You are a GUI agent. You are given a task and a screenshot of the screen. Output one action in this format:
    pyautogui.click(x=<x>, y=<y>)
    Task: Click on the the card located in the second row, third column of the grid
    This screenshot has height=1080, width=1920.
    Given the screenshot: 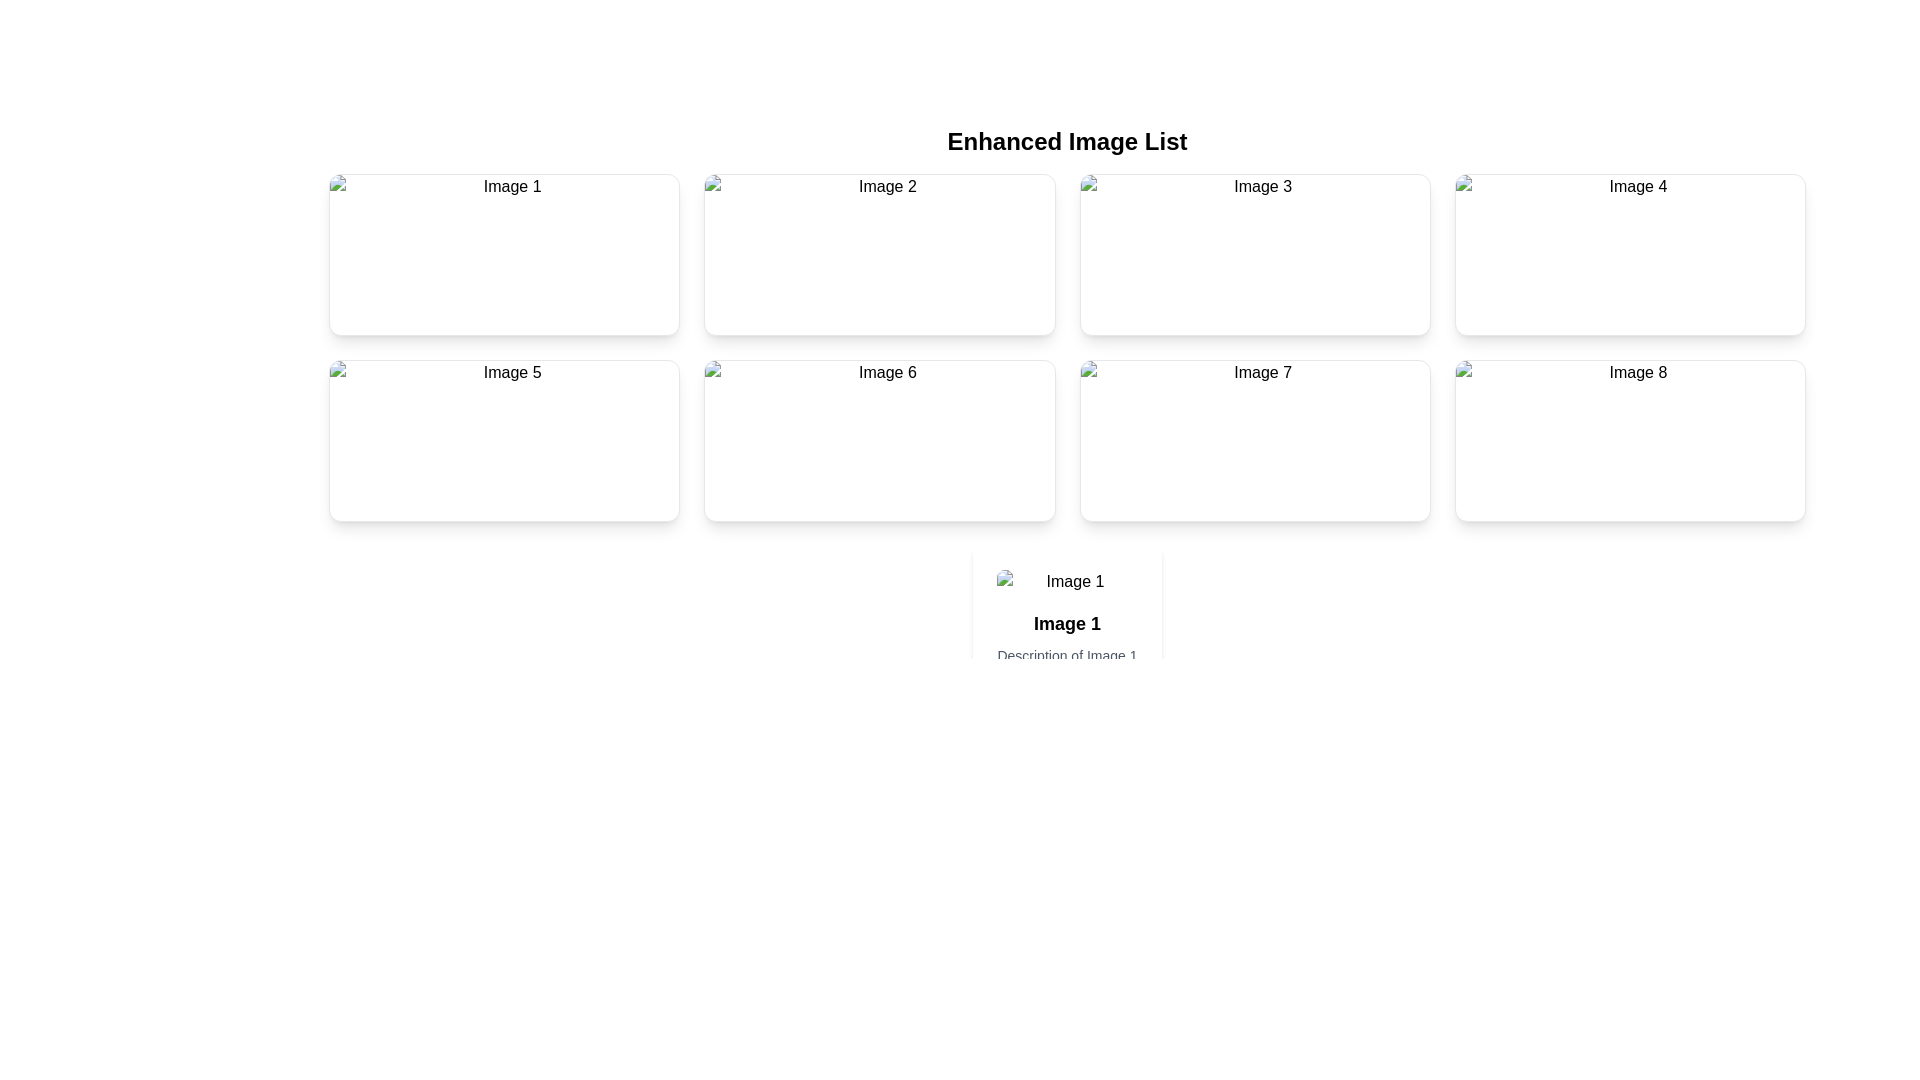 What is the action you would take?
    pyautogui.click(x=1253, y=439)
    